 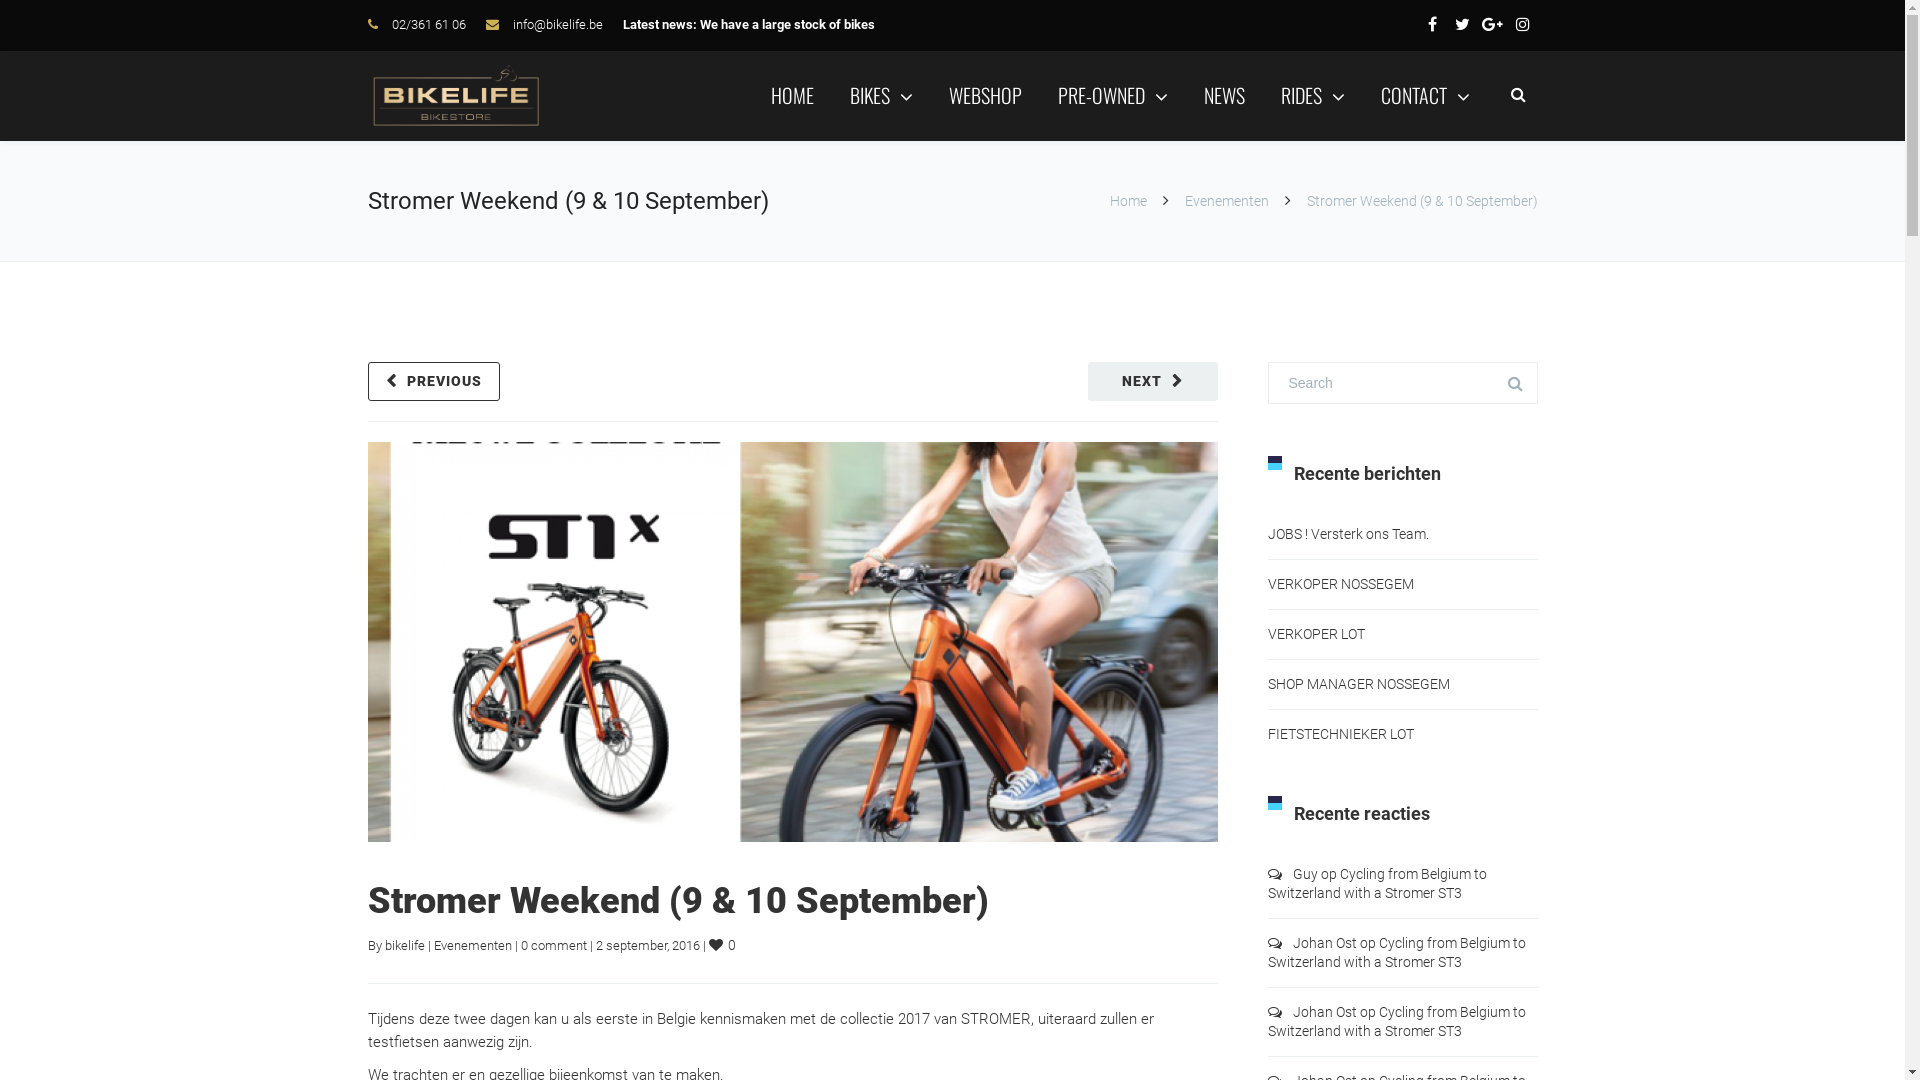 What do you see at coordinates (1423, 95) in the screenshot?
I see `'CONTACT'` at bounding box center [1423, 95].